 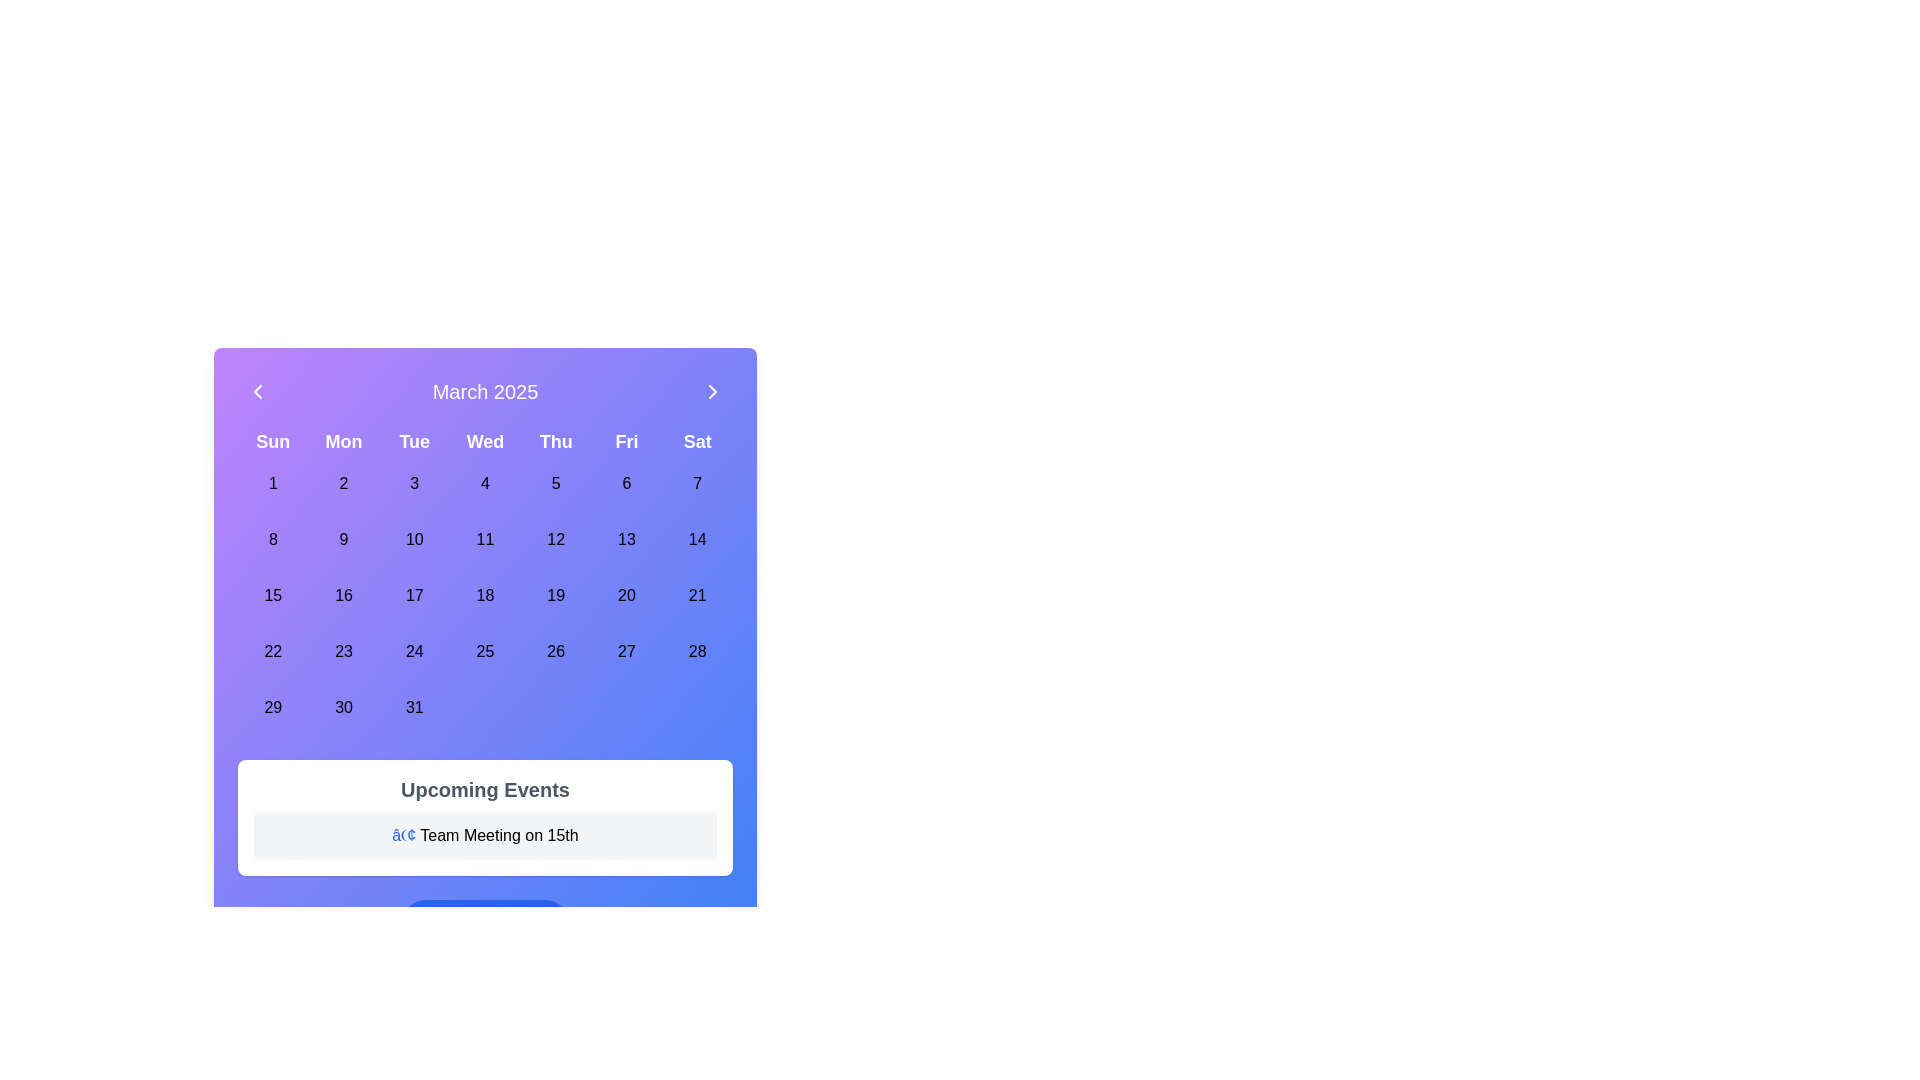 What do you see at coordinates (713, 392) in the screenshot?
I see `the right-pointing chevron icon in the top-right section of the calendar interface` at bounding box center [713, 392].